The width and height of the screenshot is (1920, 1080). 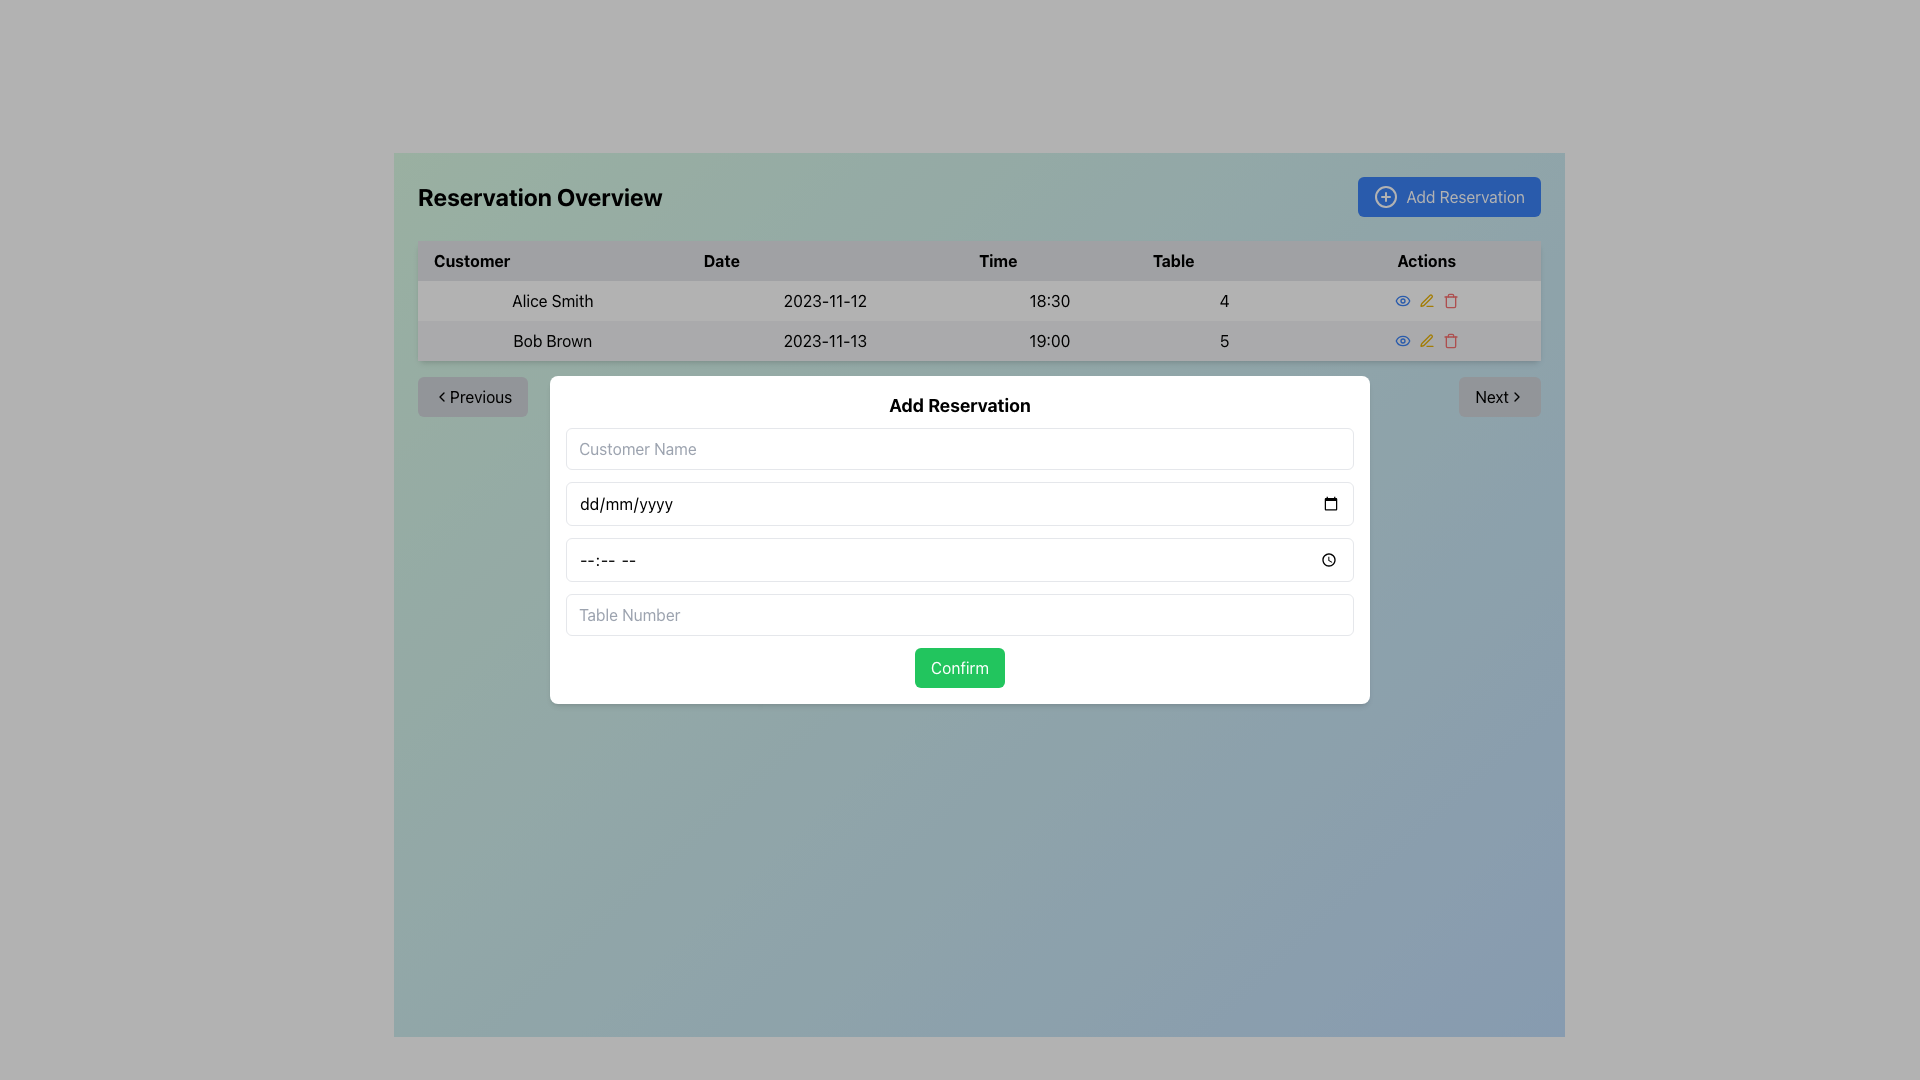 What do you see at coordinates (1401, 300) in the screenshot?
I see `the eye icon located under the 'Actions' column in the reservation table, aligned with the entry 'Bob Brown', to the left of the pencil (edit) icon` at bounding box center [1401, 300].